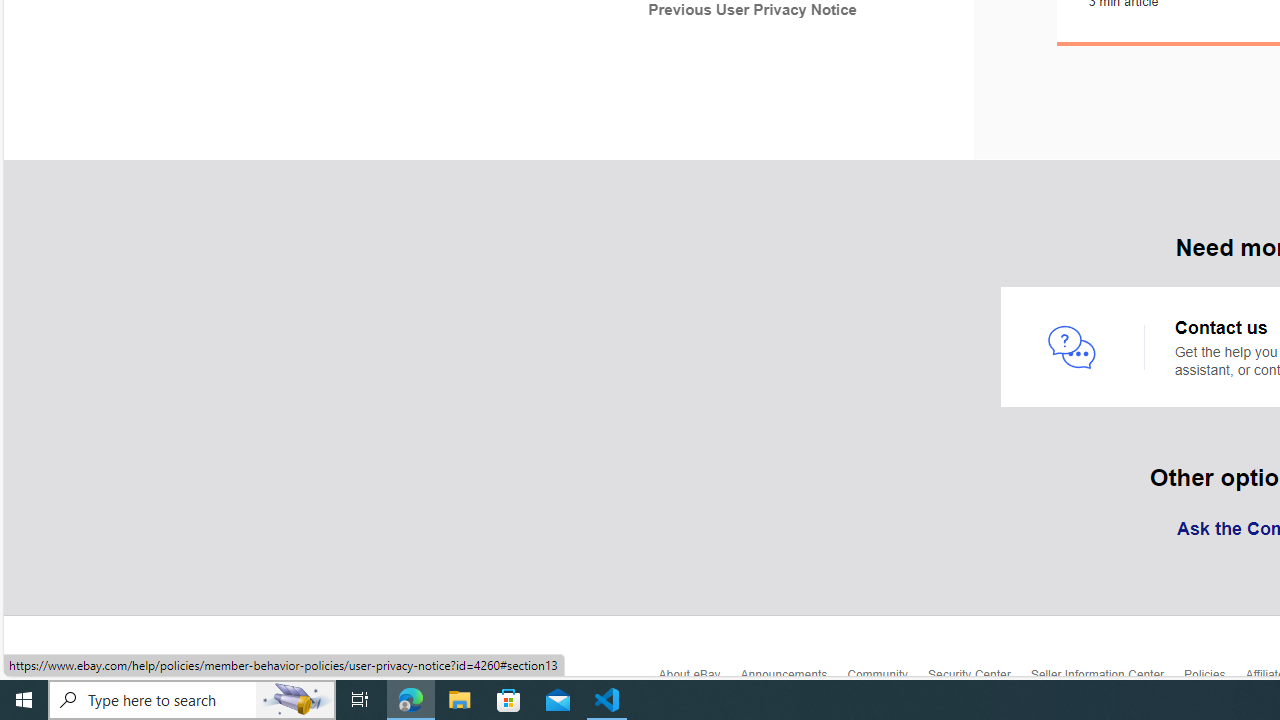 The width and height of the screenshot is (1280, 720). What do you see at coordinates (699, 679) in the screenshot?
I see `'About eBay'` at bounding box center [699, 679].